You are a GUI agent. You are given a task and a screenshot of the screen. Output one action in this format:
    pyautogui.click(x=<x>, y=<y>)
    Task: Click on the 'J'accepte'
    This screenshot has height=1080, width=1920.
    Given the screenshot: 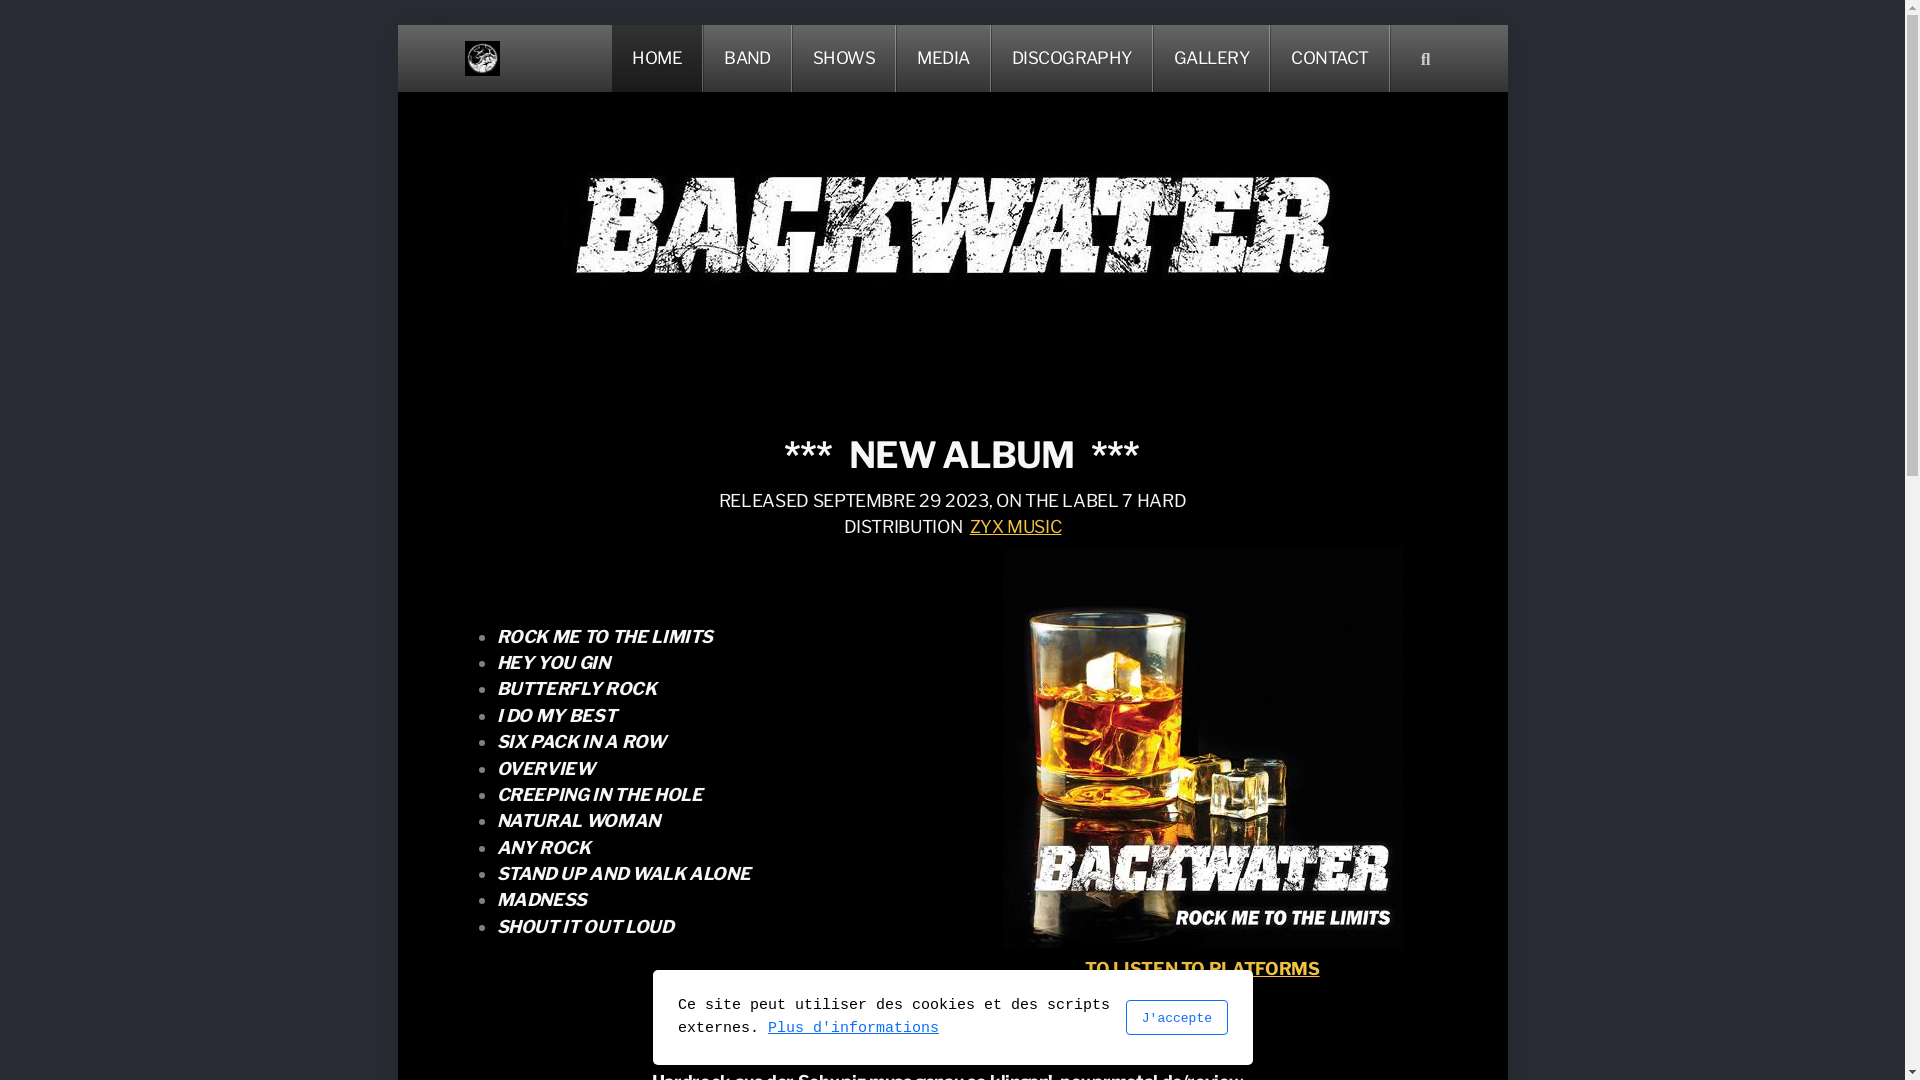 What is the action you would take?
    pyautogui.click(x=1124, y=1017)
    